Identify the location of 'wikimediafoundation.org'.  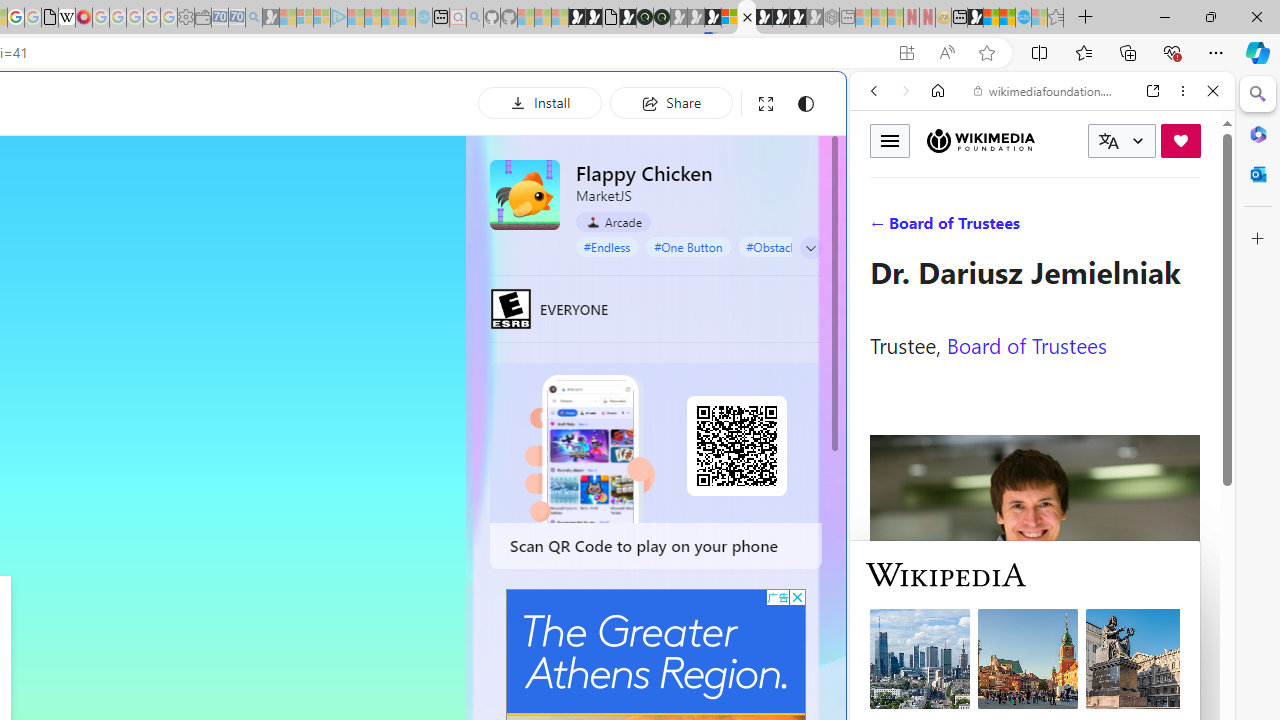
(1045, 91).